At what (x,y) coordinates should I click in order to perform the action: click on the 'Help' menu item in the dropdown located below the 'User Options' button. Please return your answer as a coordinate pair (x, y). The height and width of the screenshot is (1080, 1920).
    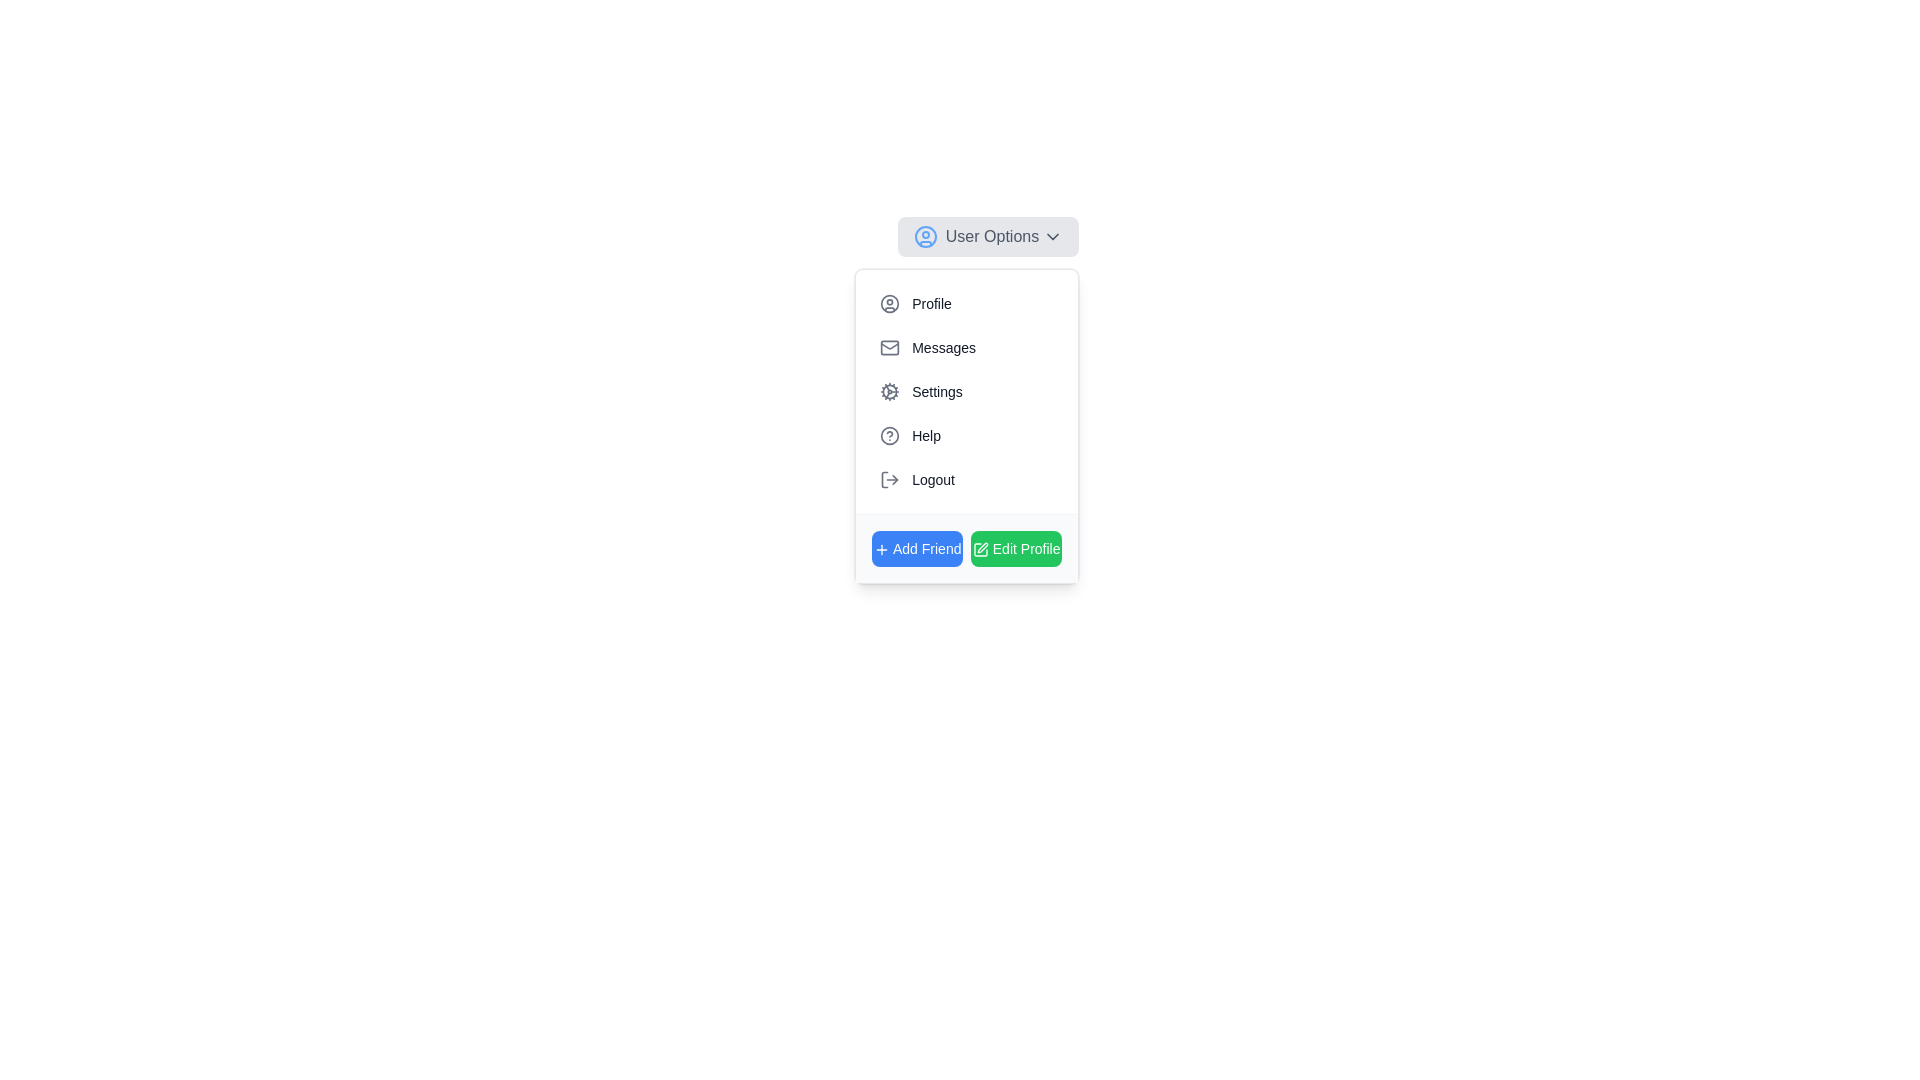
    Looking at the image, I should click on (967, 425).